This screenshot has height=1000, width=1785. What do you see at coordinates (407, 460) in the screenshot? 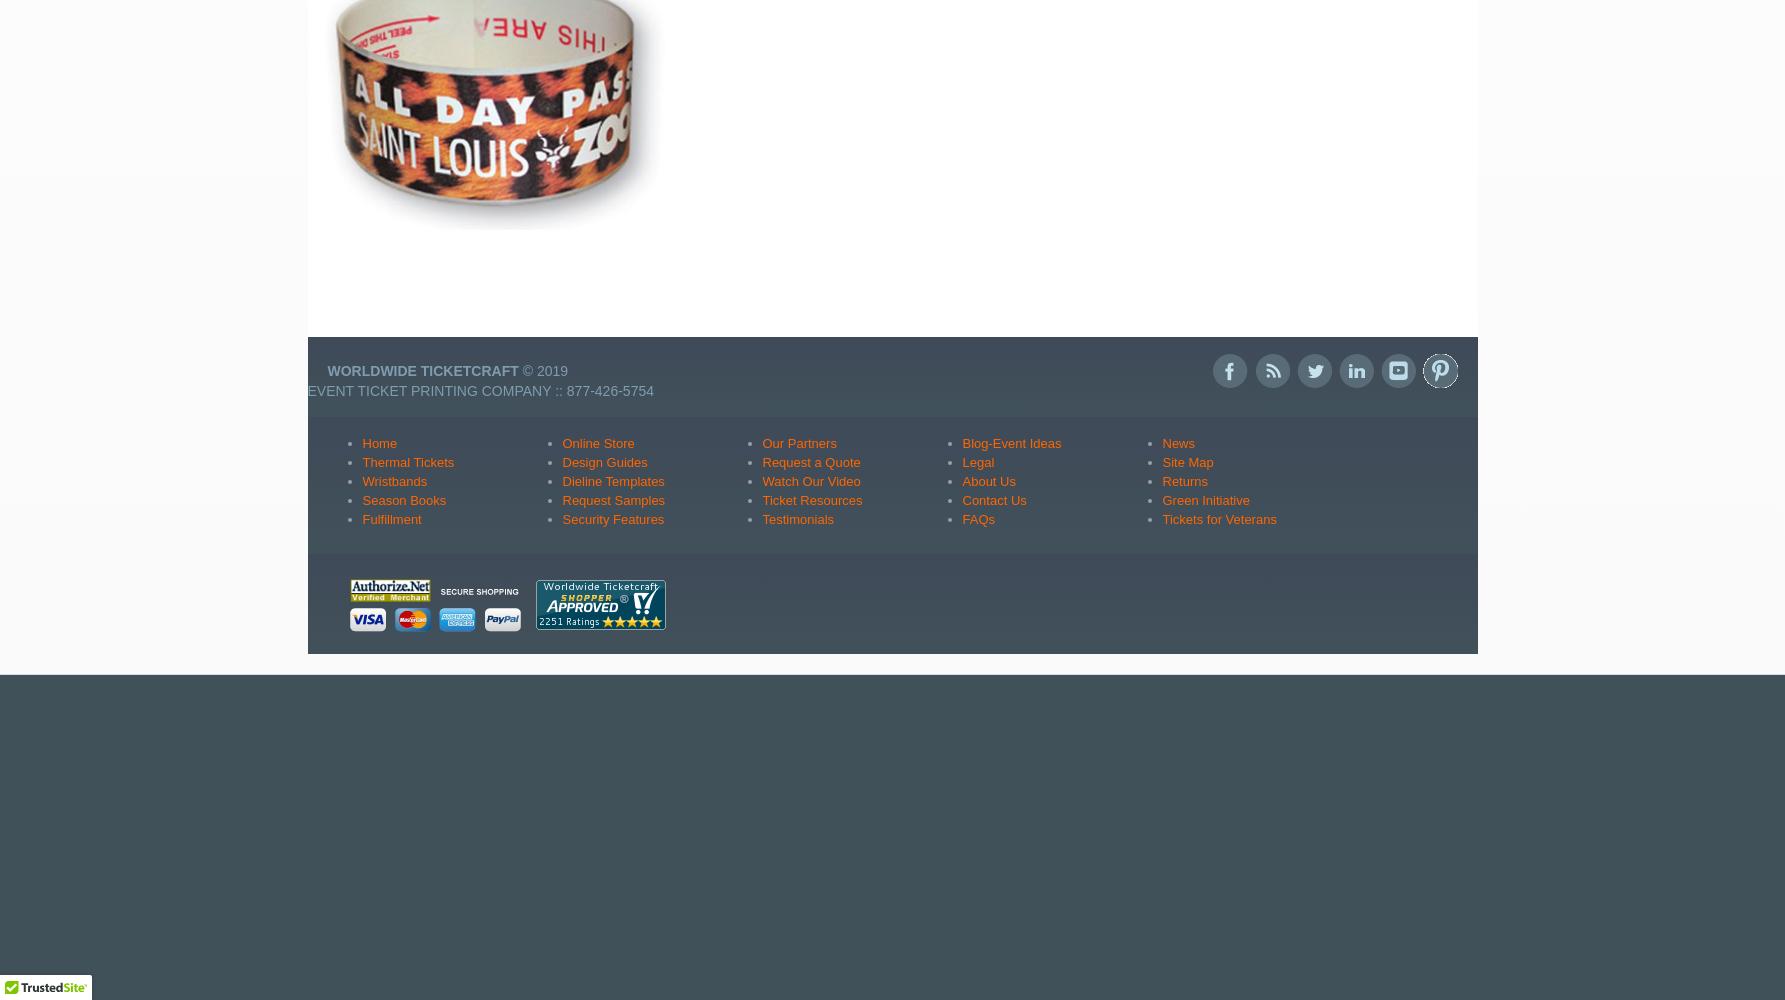
I see `'Thermal Tickets'` at bounding box center [407, 460].